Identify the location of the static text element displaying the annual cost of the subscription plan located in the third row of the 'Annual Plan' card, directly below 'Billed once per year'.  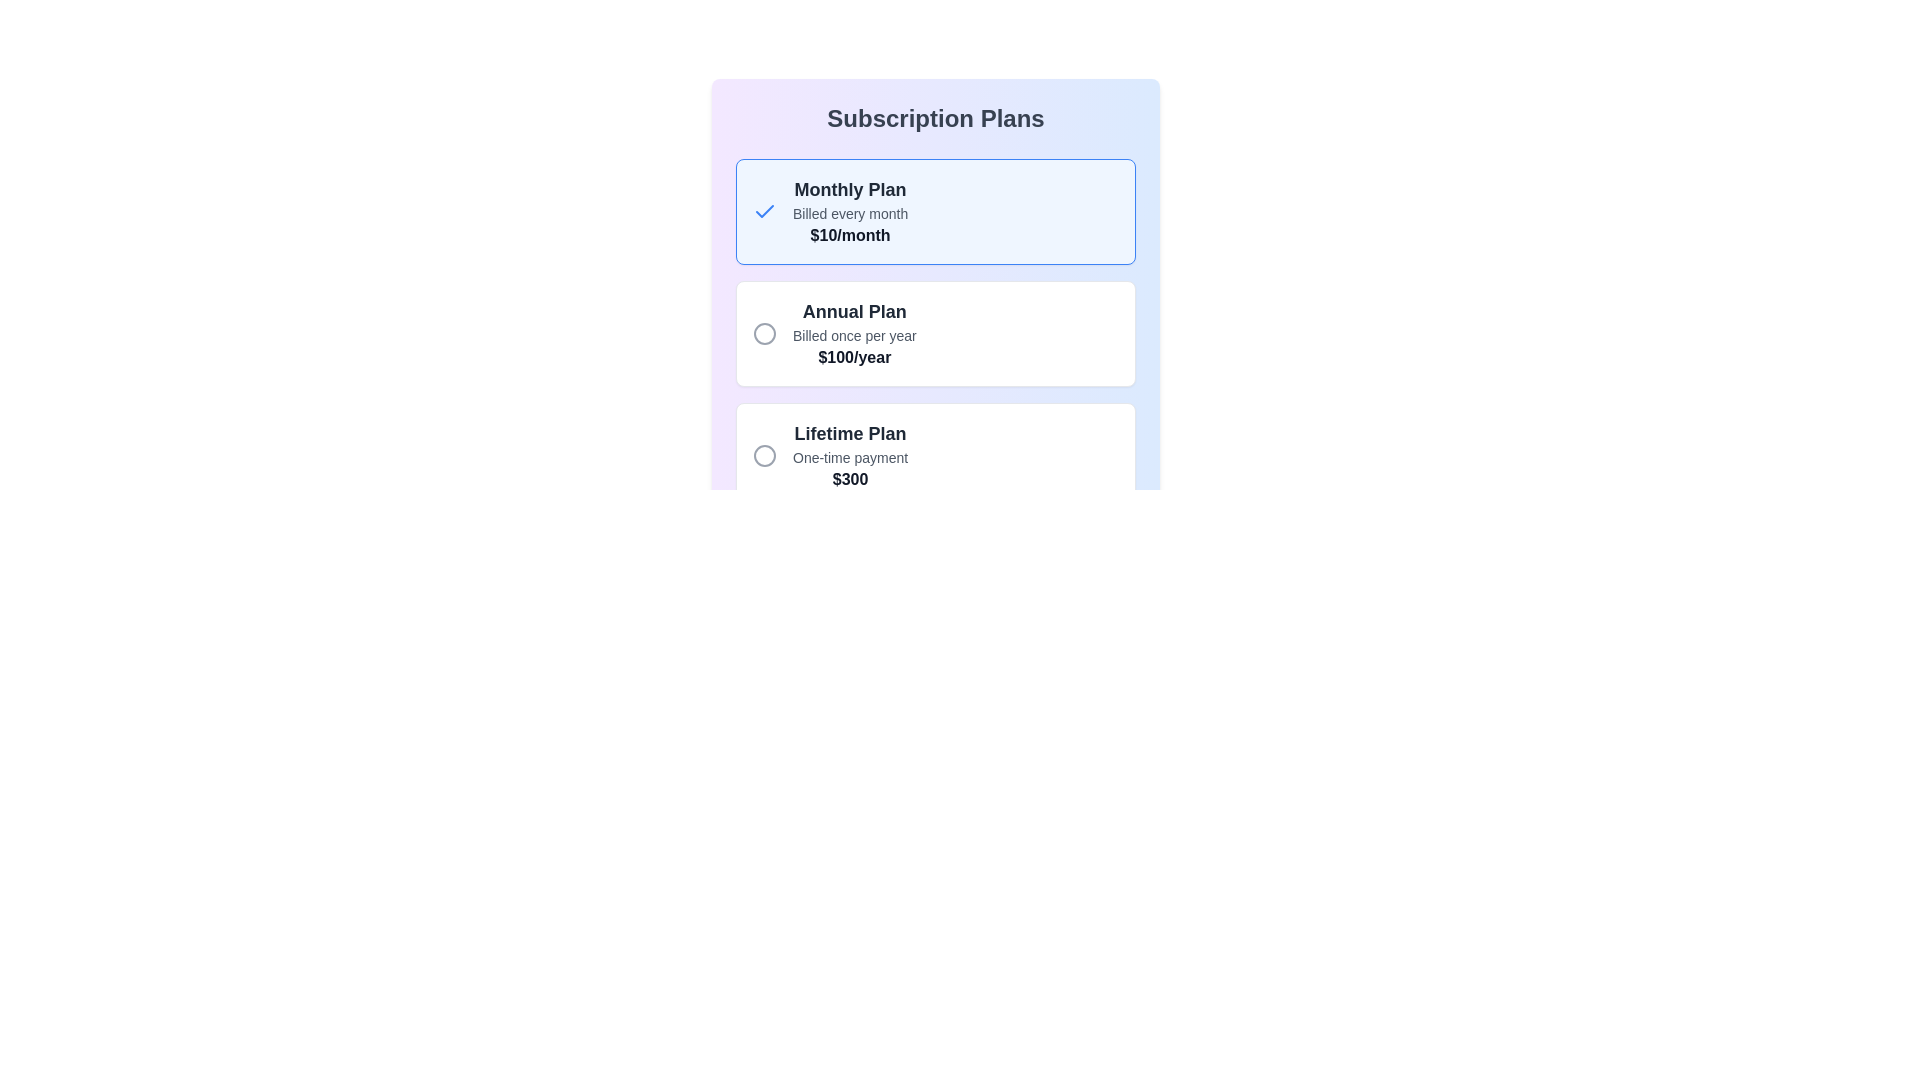
(854, 357).